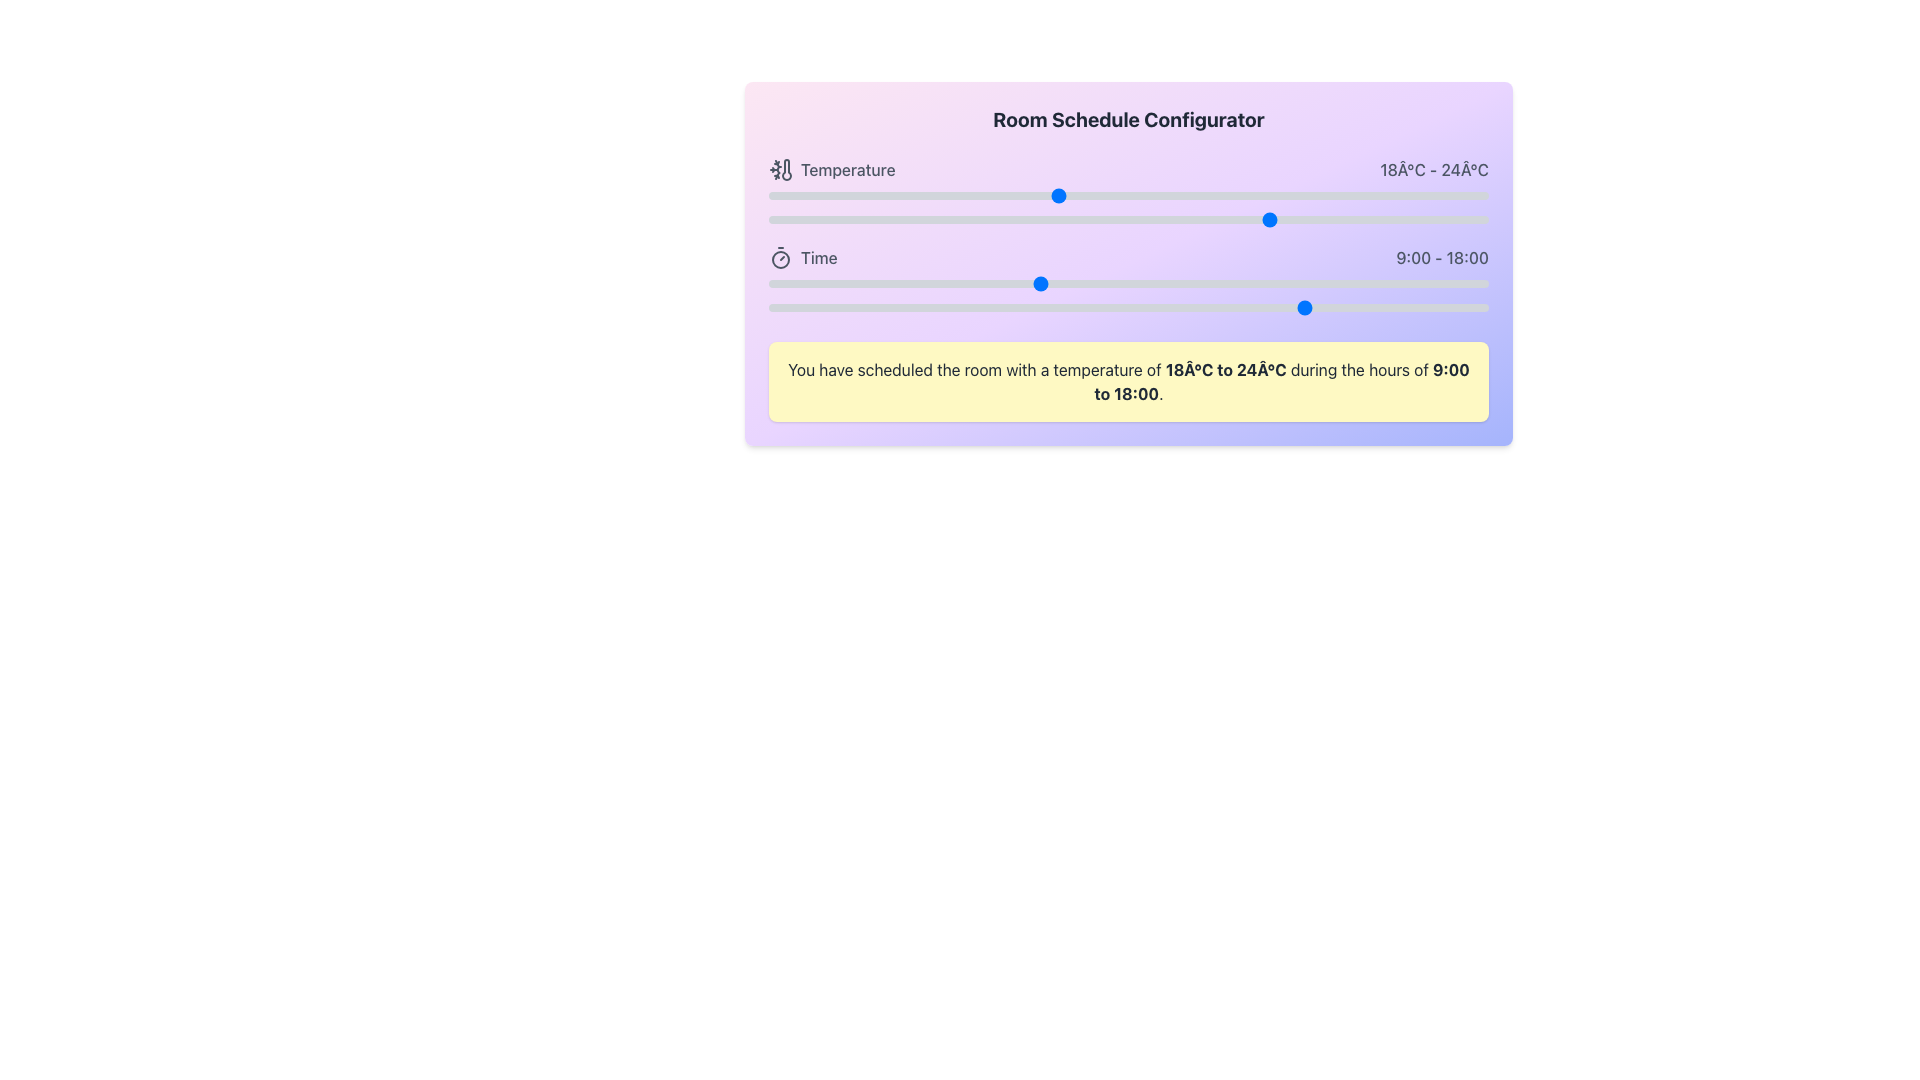  Describe the element at coordinates (1282, 381) in the screenshot. I see `the static text displaying '9:00 to 18:00' located within the light yellow notification box at the bottom of the interface` at that location.